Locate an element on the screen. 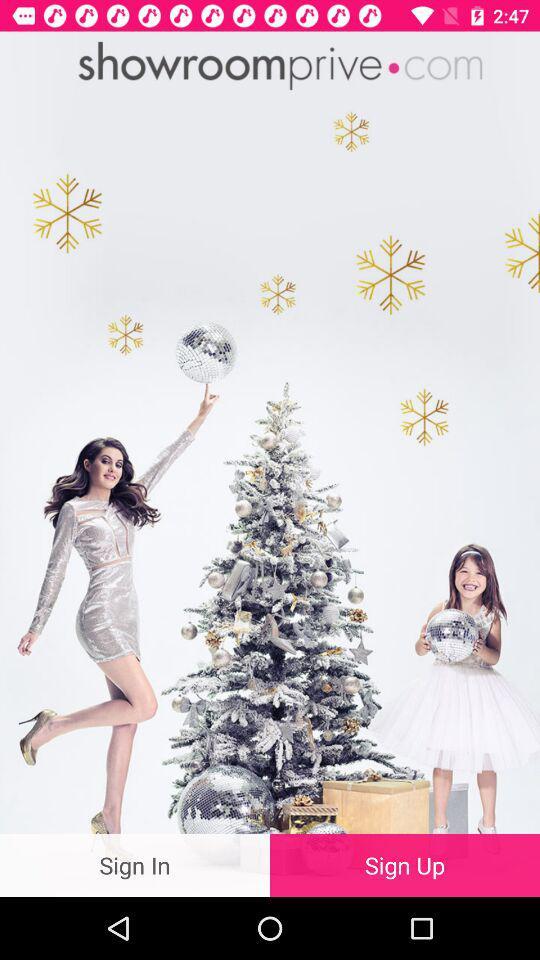 This screenshot has width=540, height=960. icon next to the sign up item is located at coordinates (135, 864).